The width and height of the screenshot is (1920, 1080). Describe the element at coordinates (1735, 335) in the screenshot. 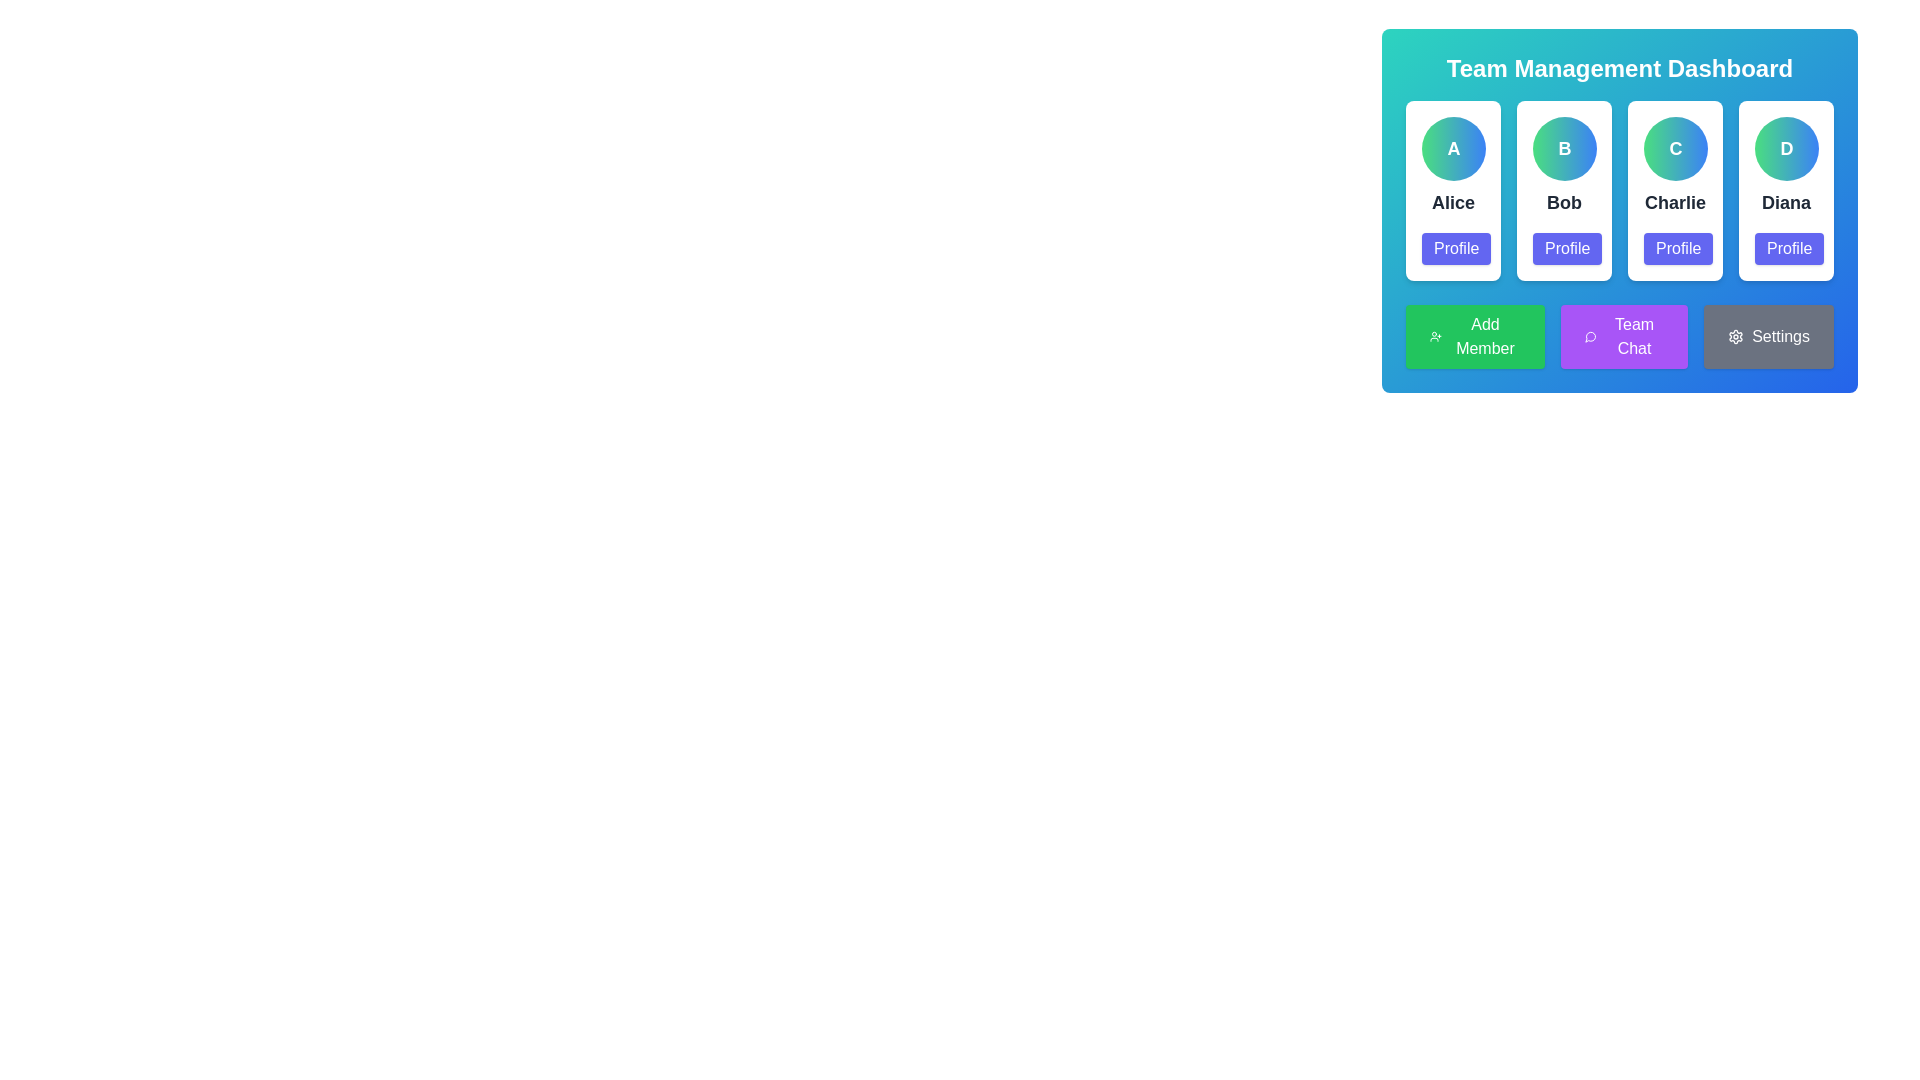

I see `the cogwheel icon indicating settings functionality, located to the left of the 'Settings' button with a dark gray background` at that location.